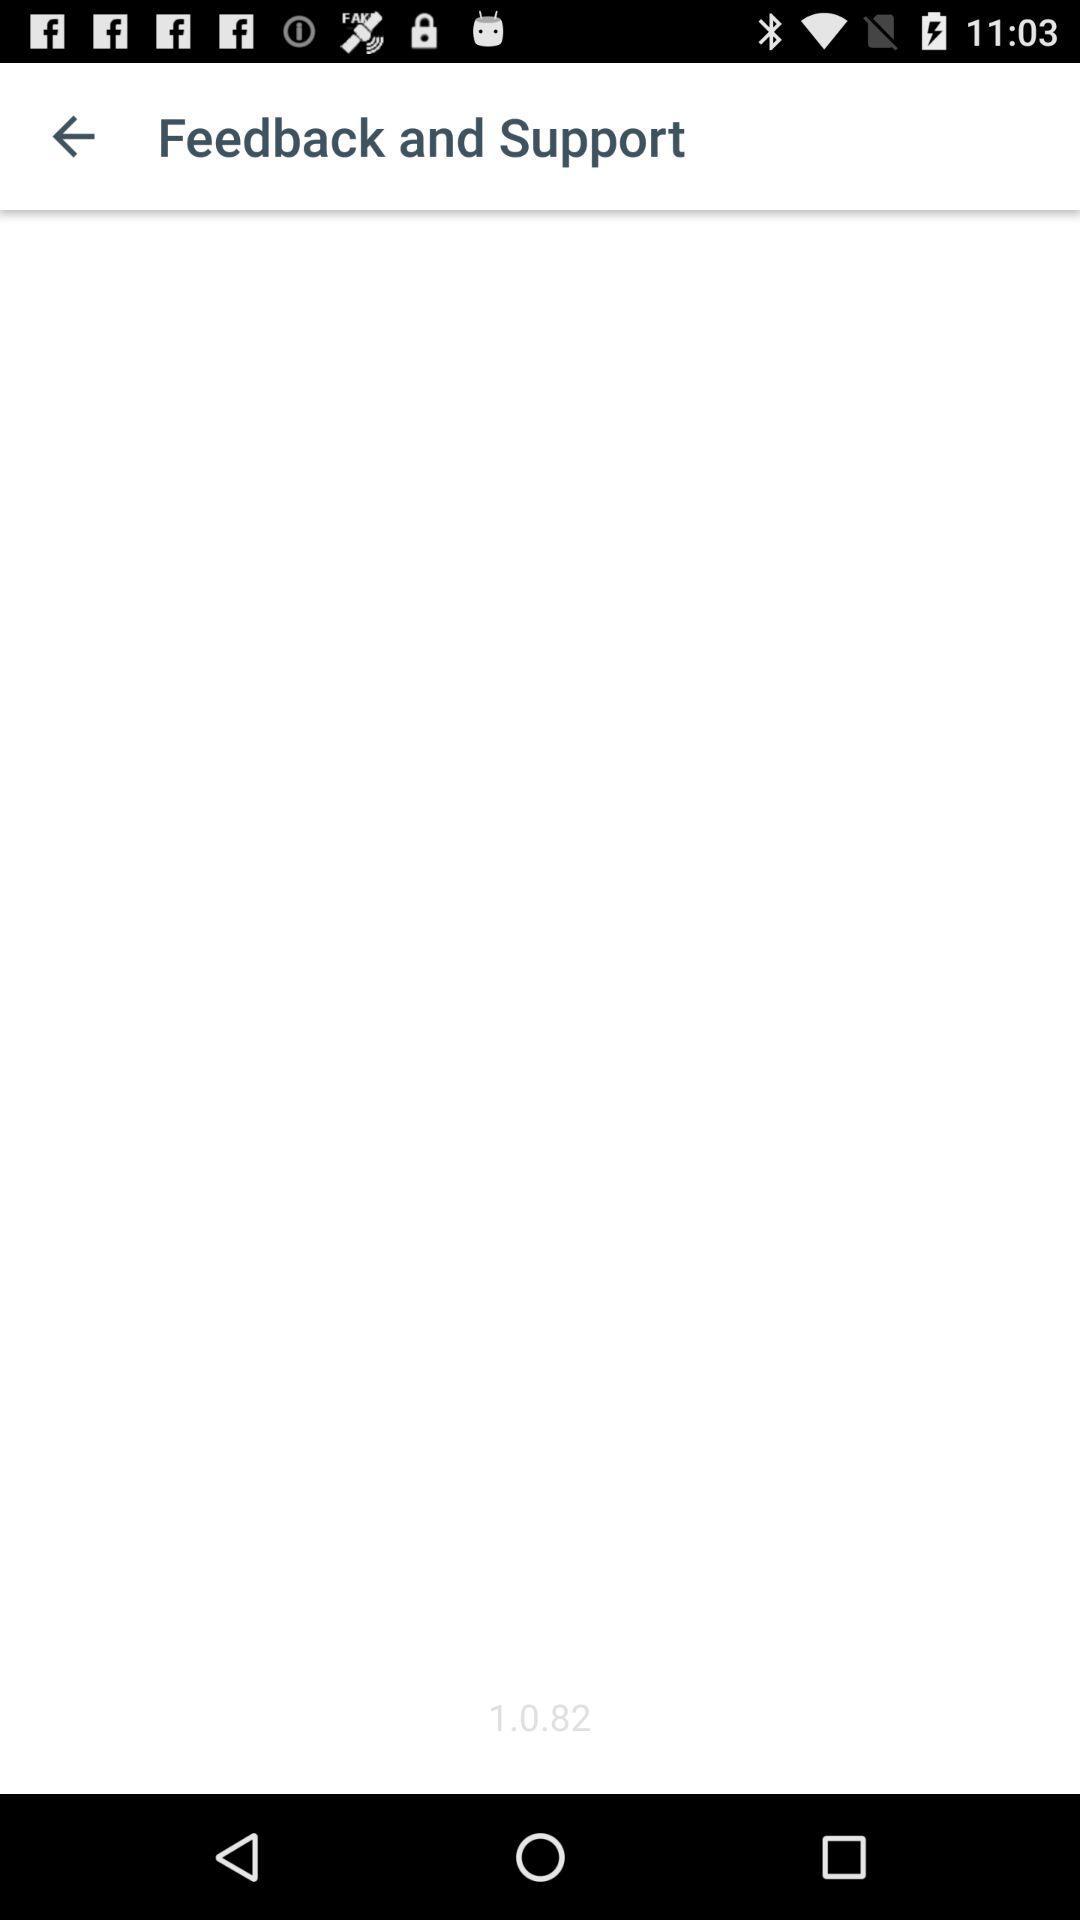 This screenshot has height=1920, width=1080. Describe the element at coordinates (72, 135) in the screenshot. I see `icon at the top left corner` at that location.